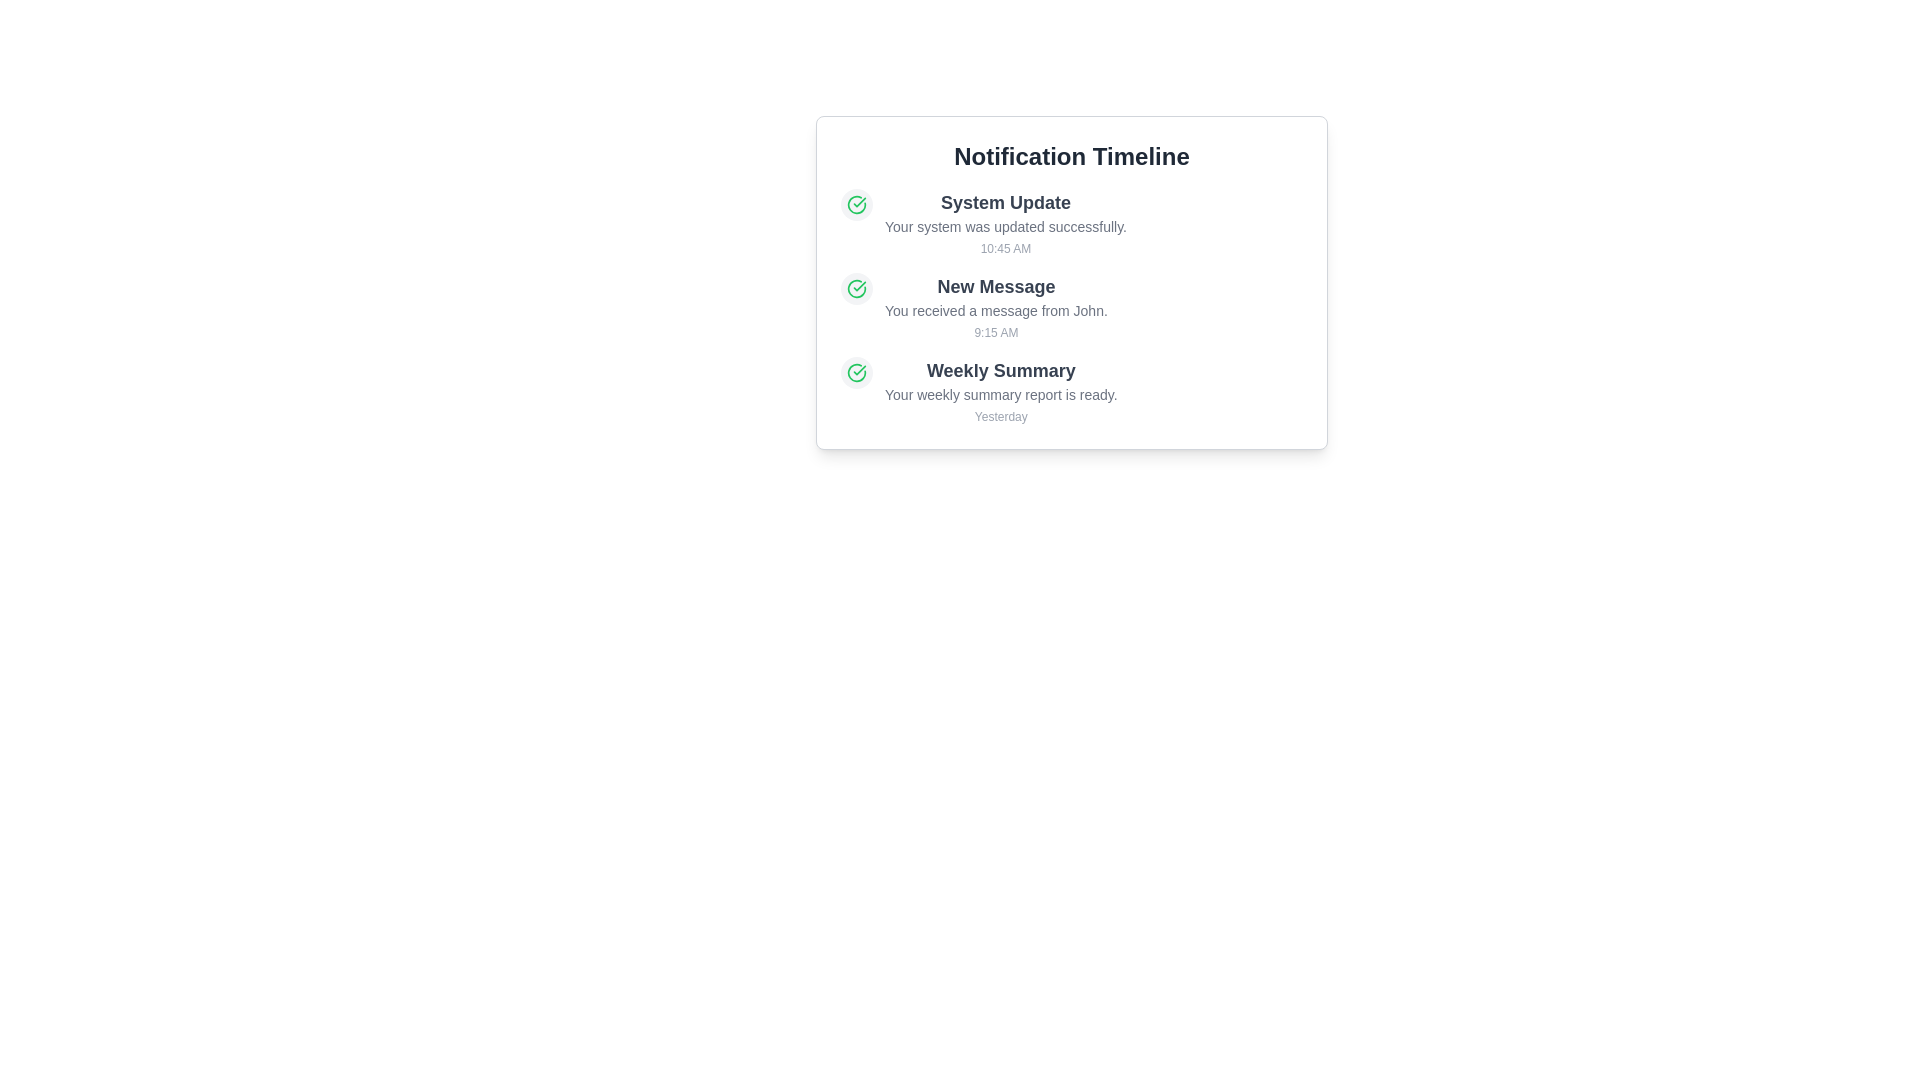 Image resolution: width=1920 pixels, height=1080 pixels. What do you see at coordinates (1006, 248) in the screenshot?
I see `the timestamp label displaying '10:45 AM', which is located below the event description 'Your system was updated successfully.'` at bounding box center [1006, 248].